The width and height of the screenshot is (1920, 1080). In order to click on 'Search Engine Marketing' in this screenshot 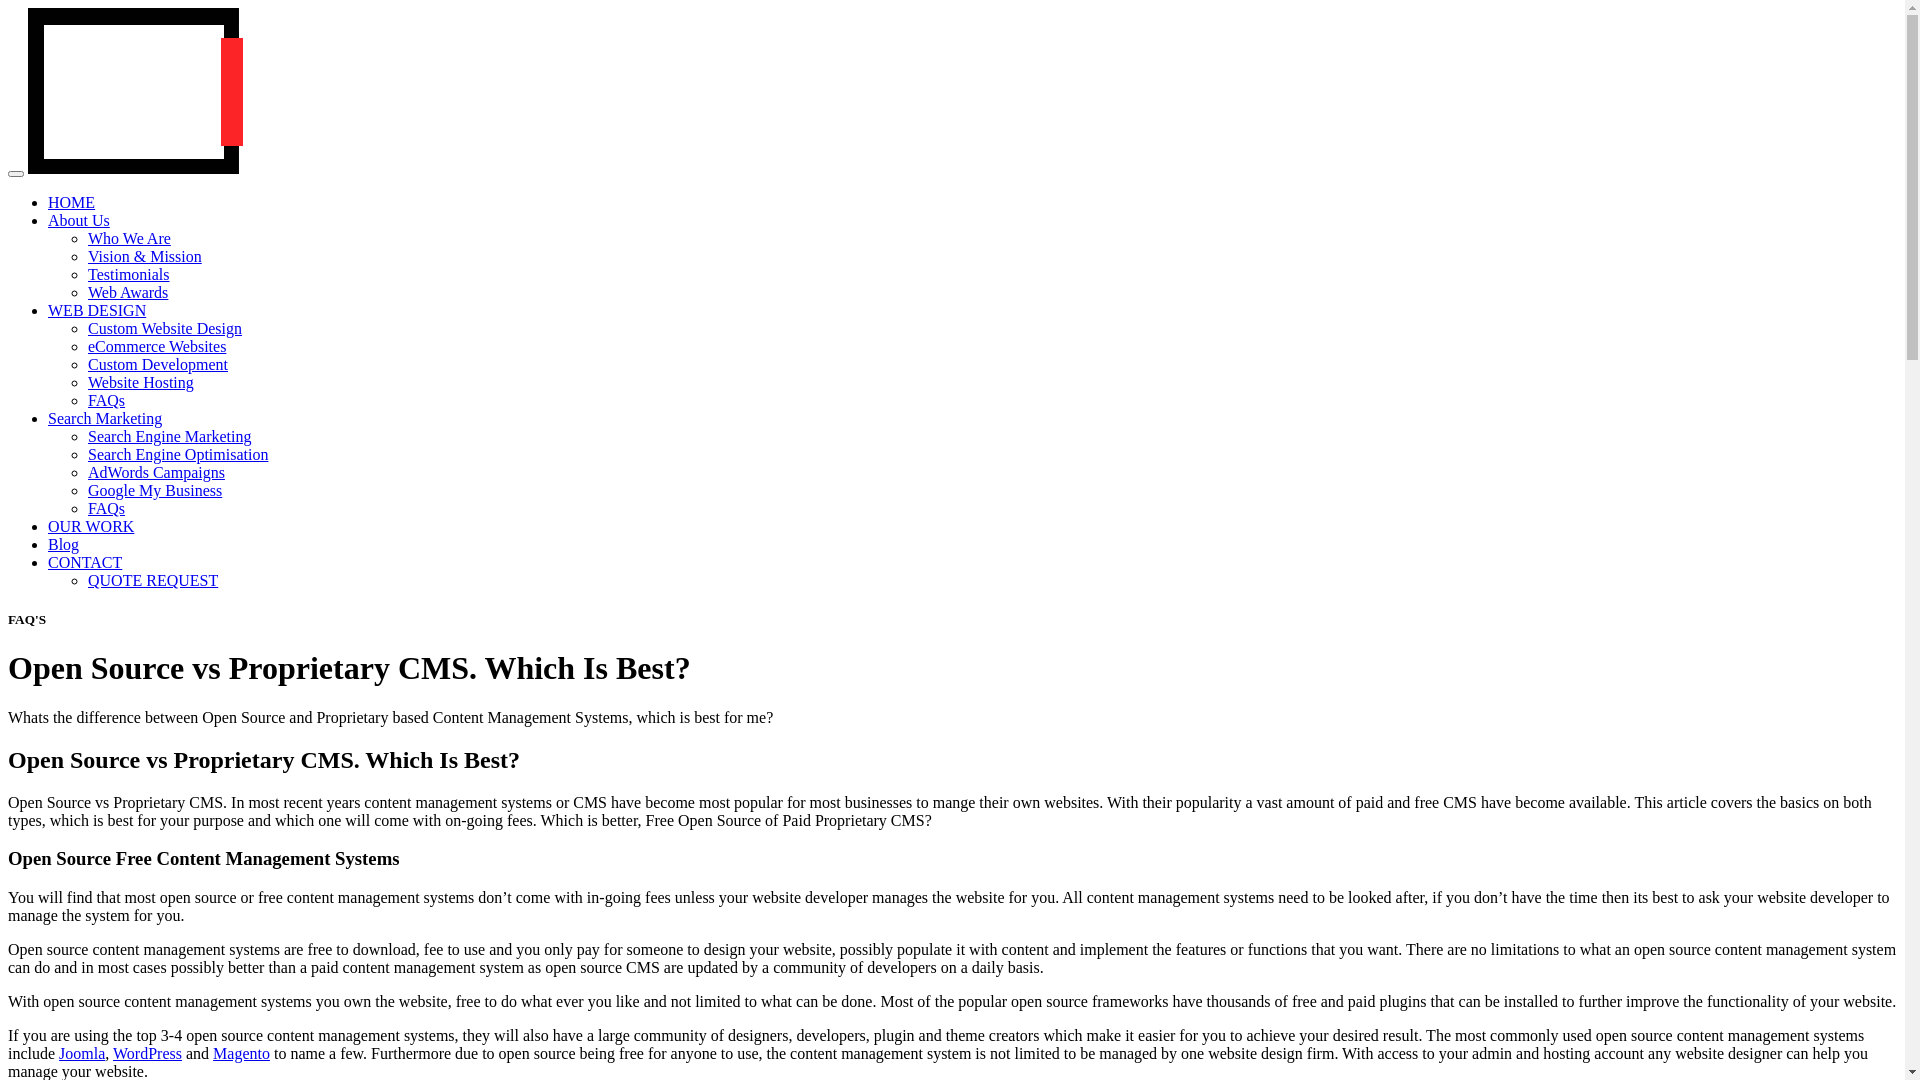, I will do `click(86, 435)`.